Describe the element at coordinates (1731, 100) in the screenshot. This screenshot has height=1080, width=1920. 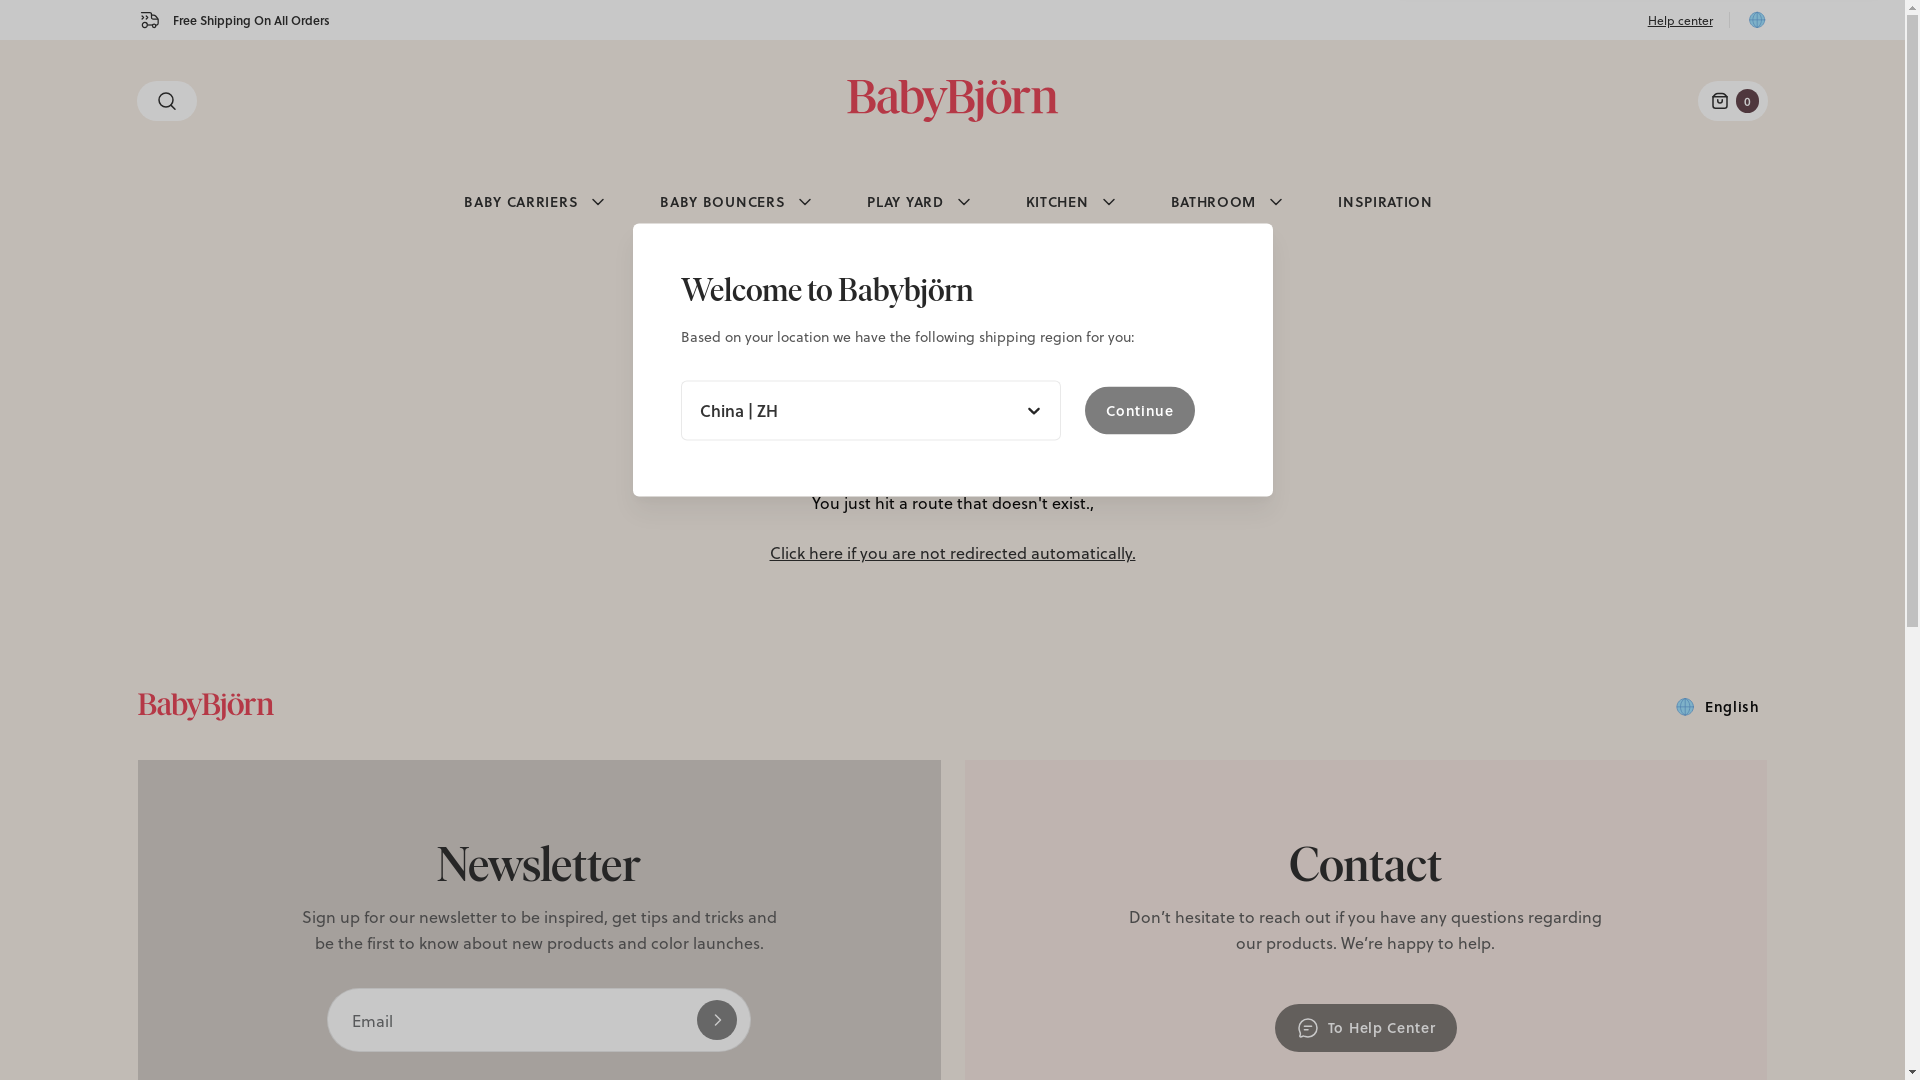
I see `'0'` at that location.